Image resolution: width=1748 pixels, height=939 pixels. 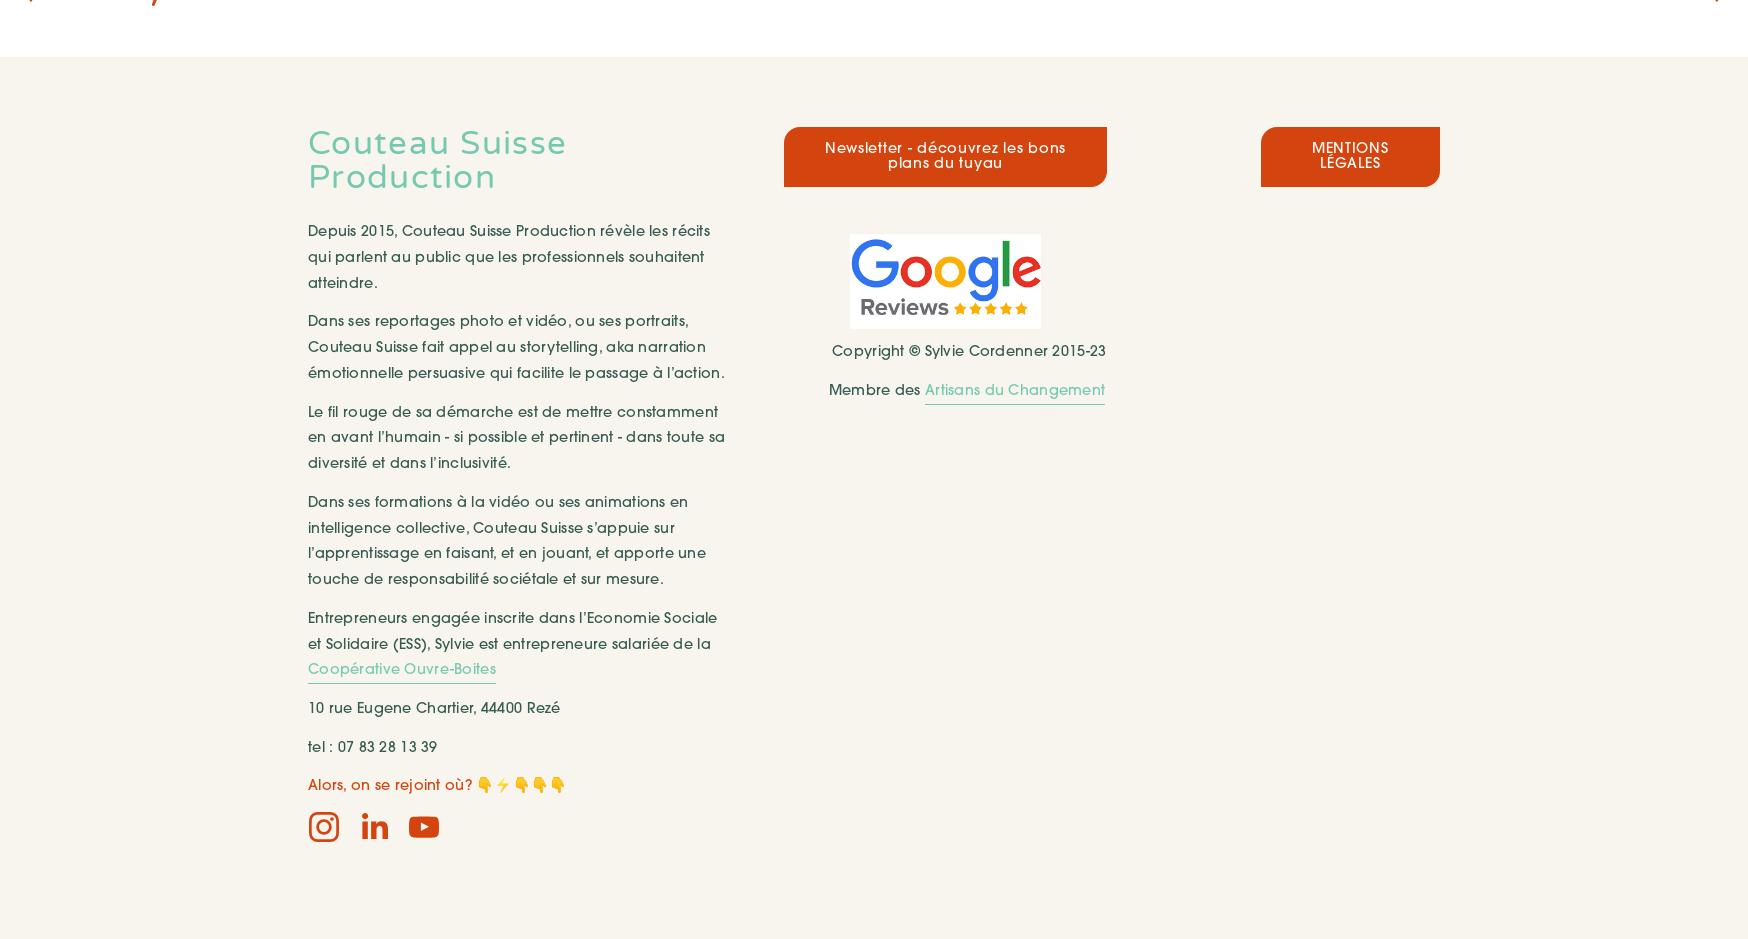 What do you see at coordinates (518, 438) in the screenshot?
I see `'Le fil rouge de sa démarche est de mettre constamment en avant l’humain - si possible et pertinent - dans toute sa diversité et dans l’inclusivité.'` at bounding box center [518, 438].